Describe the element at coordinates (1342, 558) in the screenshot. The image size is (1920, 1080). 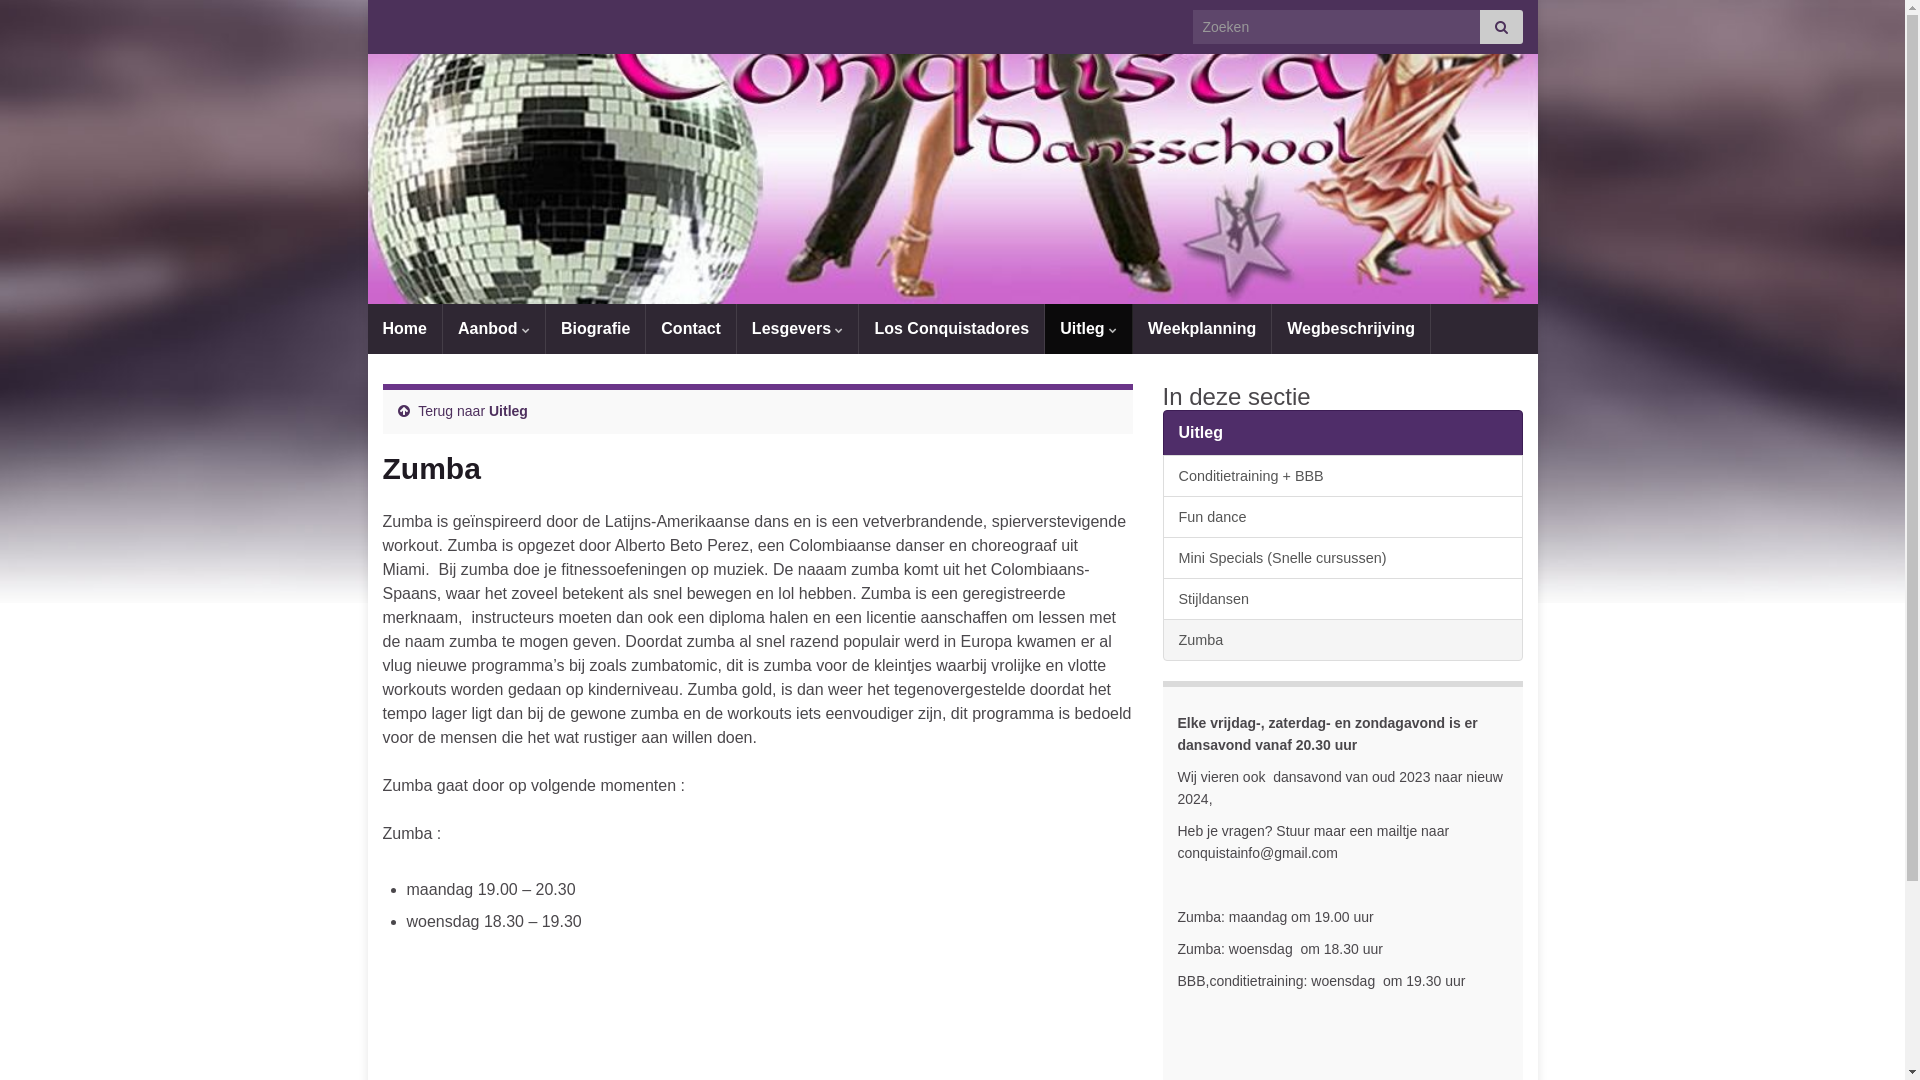
I see `'Mini Specials (Snelle cursussen)'` at that location.